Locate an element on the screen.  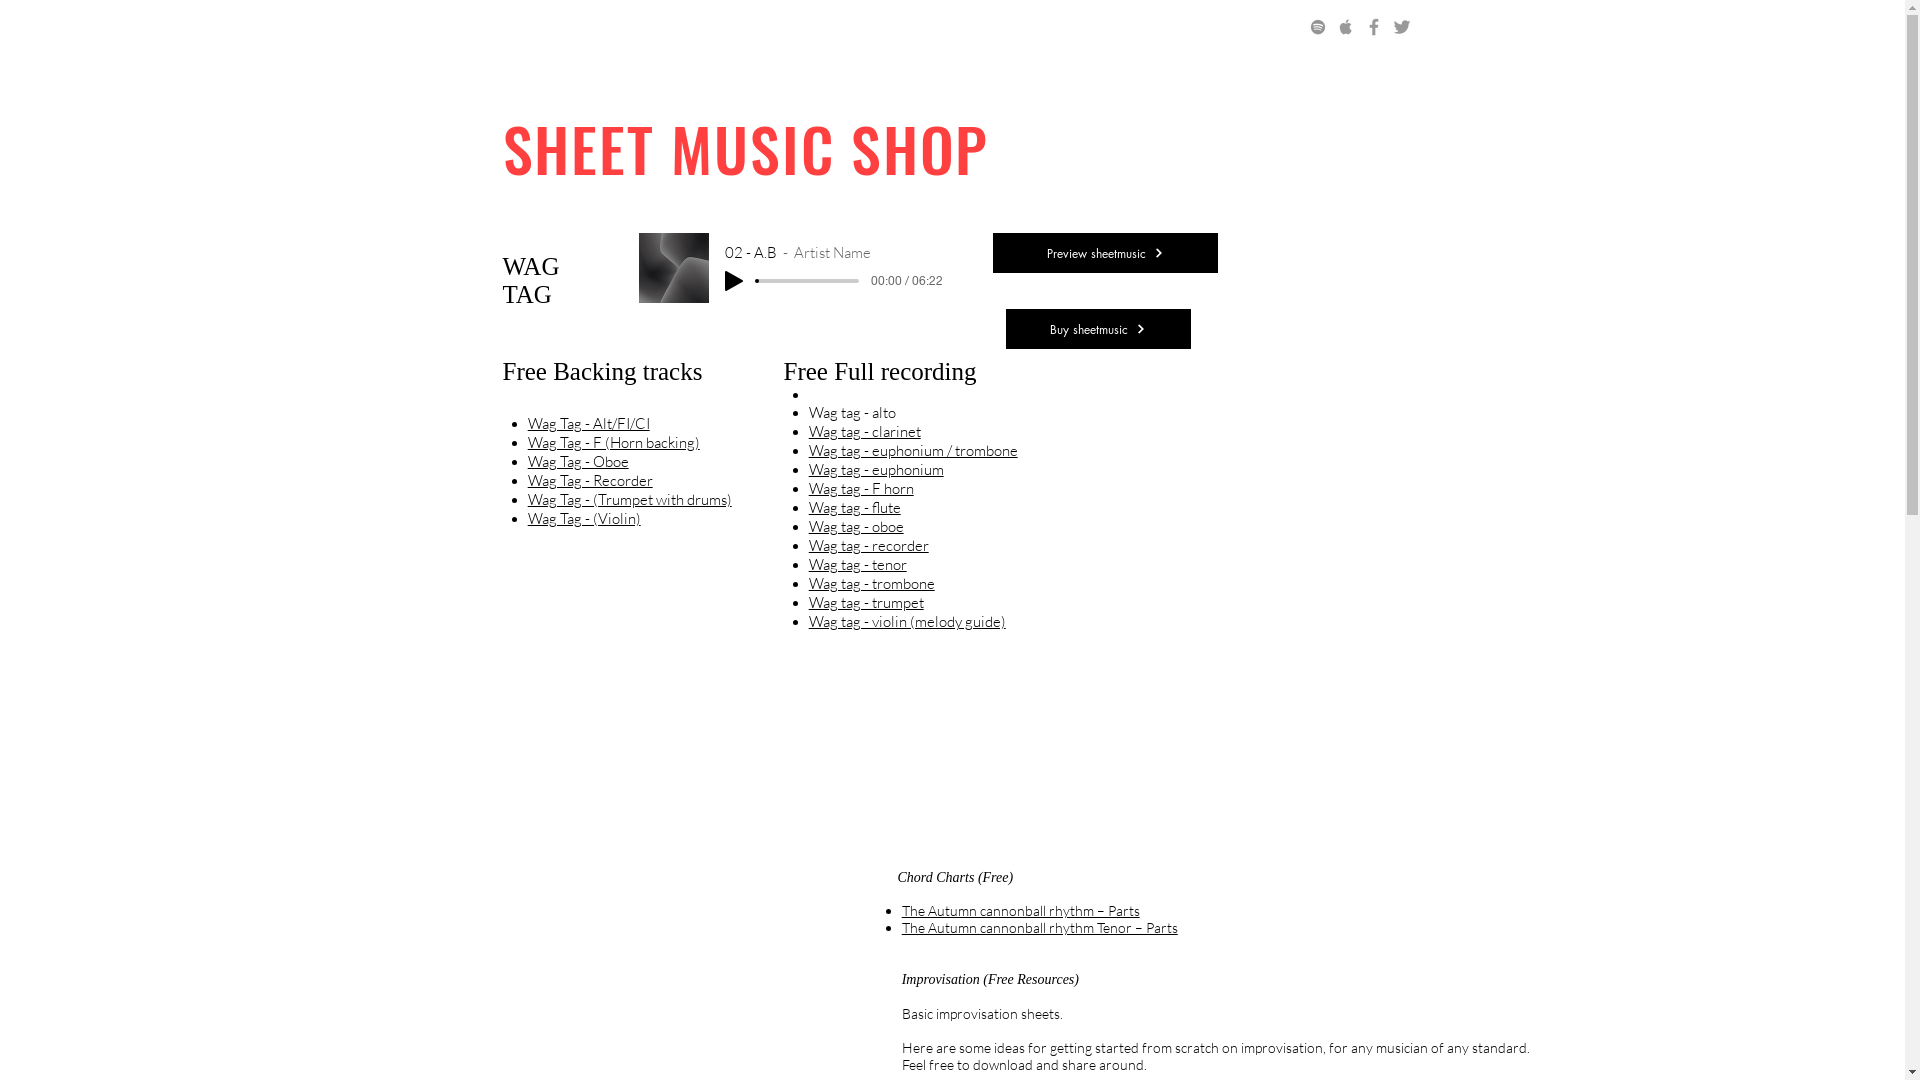
'Buy sheetmusic' is located at coordinates (1097, 327).